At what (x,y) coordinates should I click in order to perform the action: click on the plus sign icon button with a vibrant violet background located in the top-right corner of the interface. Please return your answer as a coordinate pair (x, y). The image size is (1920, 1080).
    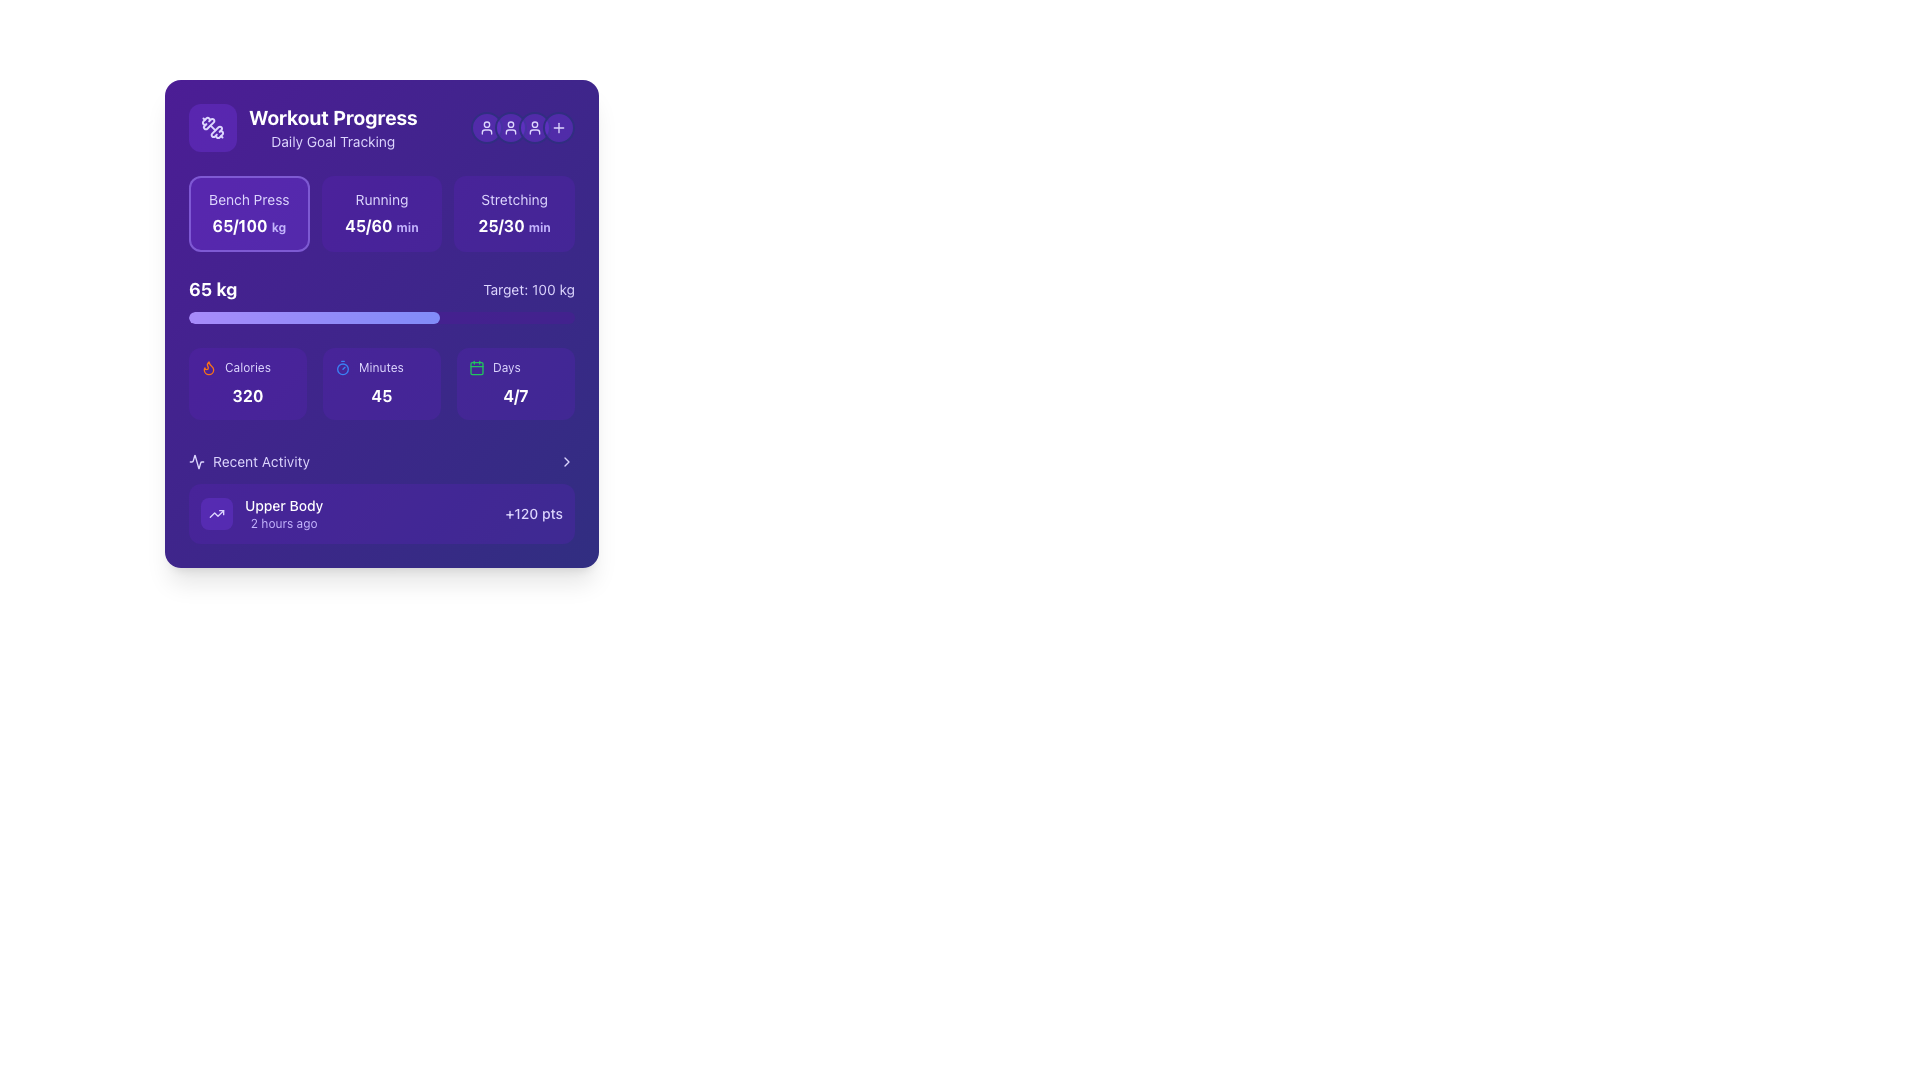
    Looking at the image, I should click on (558, 127).